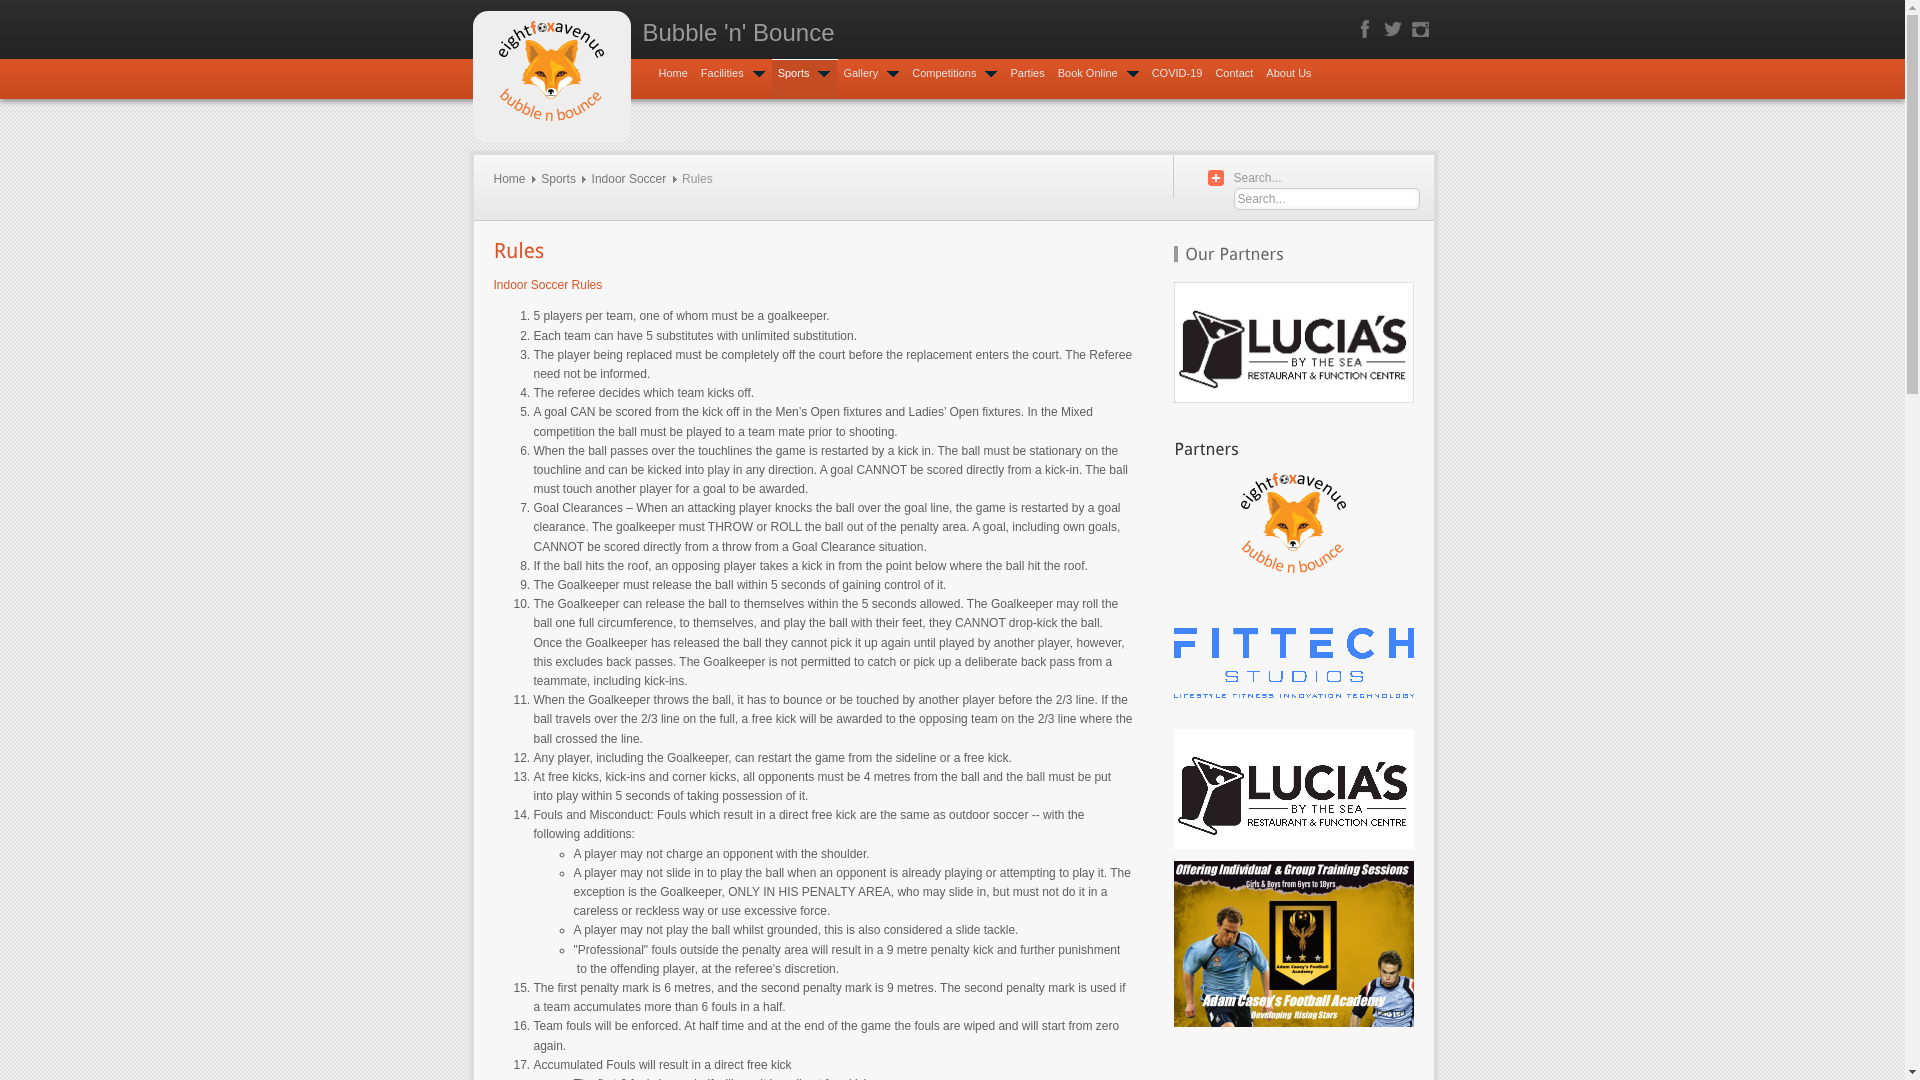 Image resolution: width=1920 pixels, height=1080 pixels. Describe the element at coordinates (1362, 29) in the screenshot. I see `'Facebook'` at that location.